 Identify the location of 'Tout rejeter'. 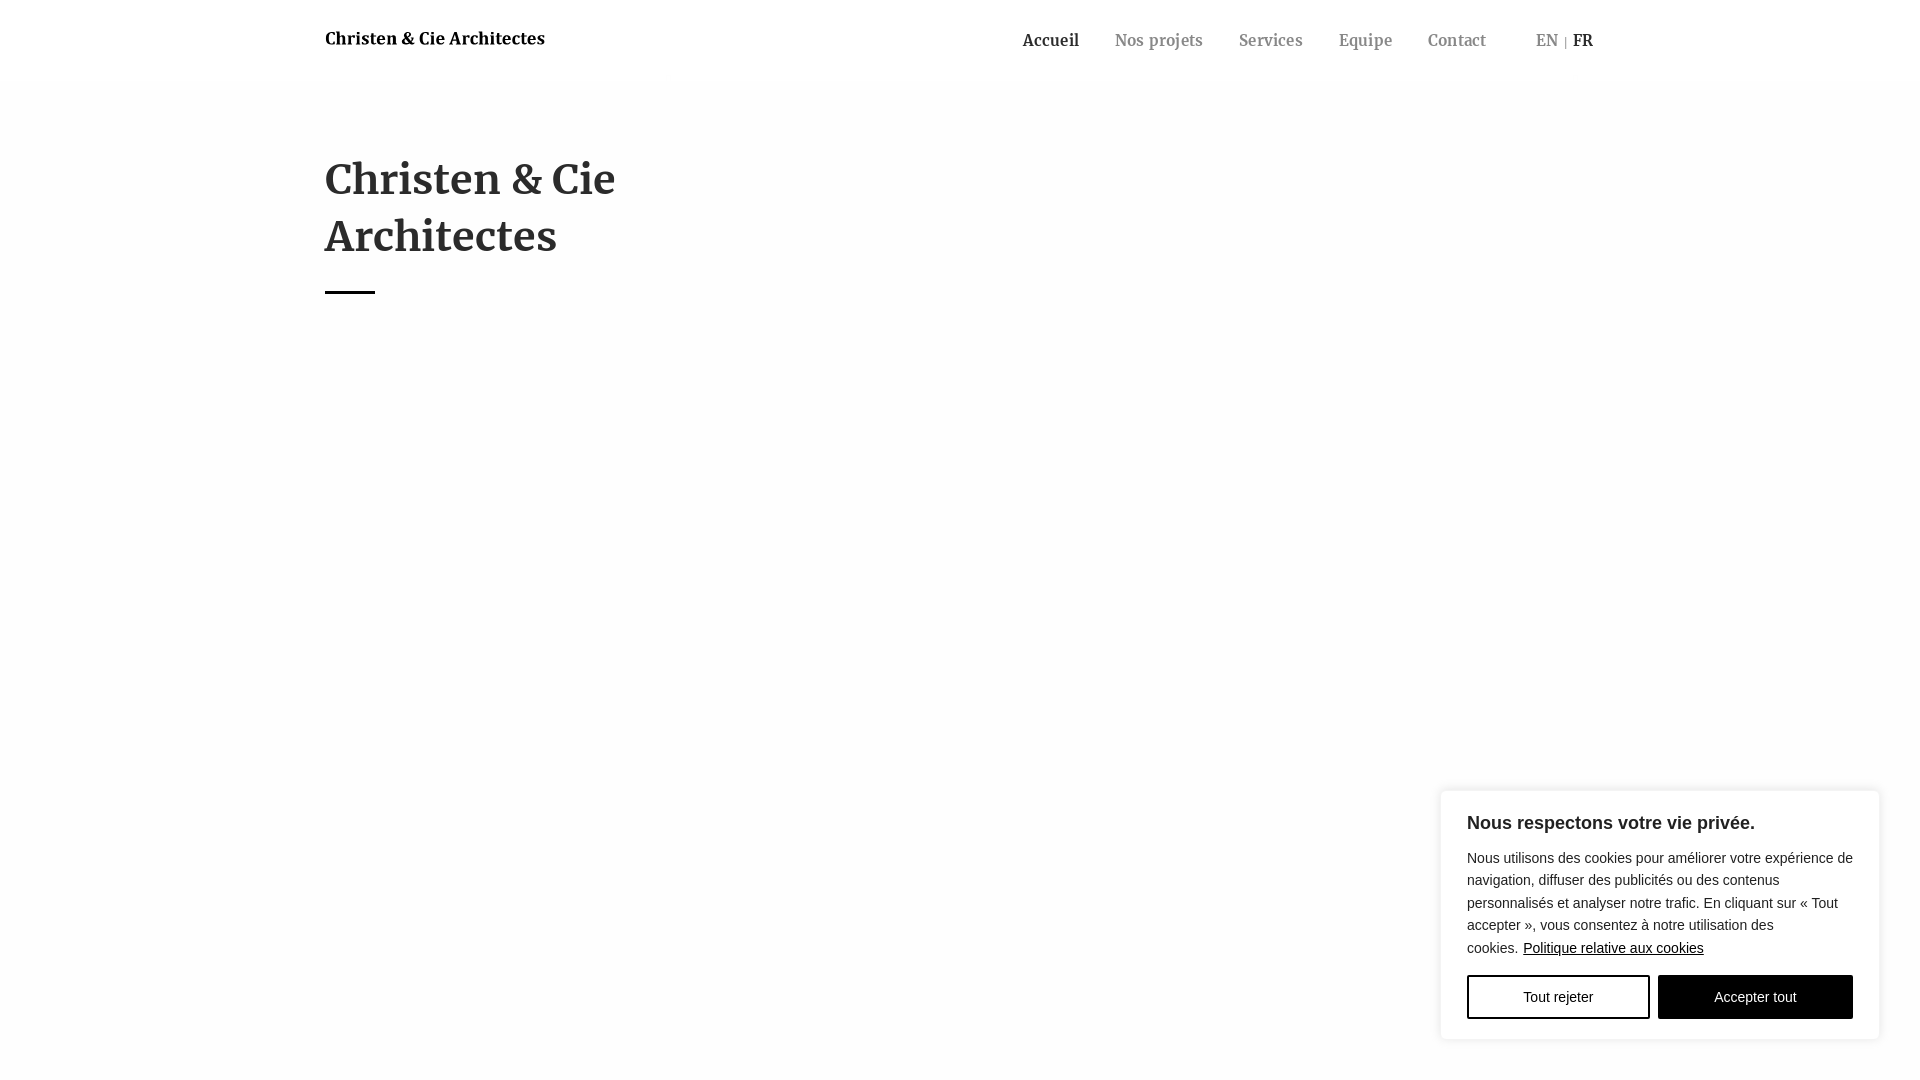
(1557, 996).